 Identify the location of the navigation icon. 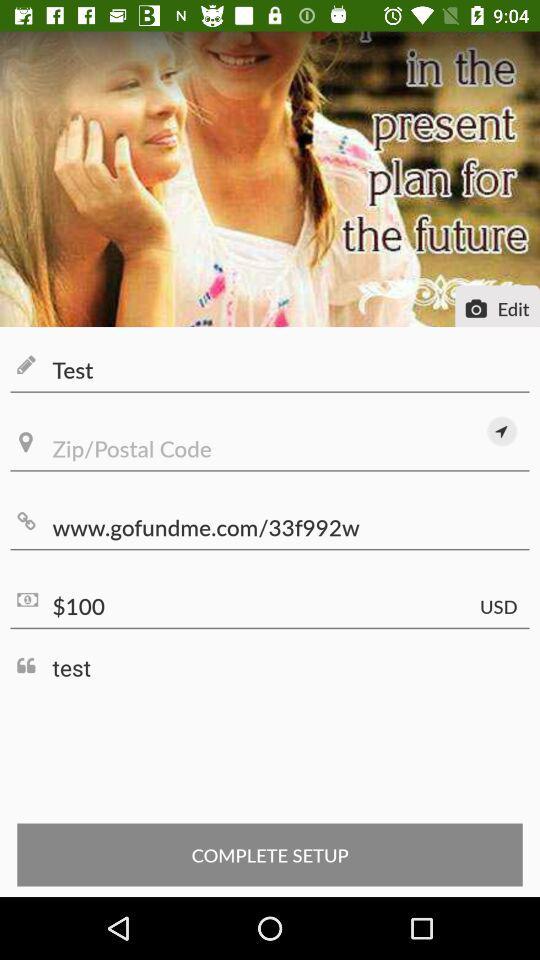
(501, 431).